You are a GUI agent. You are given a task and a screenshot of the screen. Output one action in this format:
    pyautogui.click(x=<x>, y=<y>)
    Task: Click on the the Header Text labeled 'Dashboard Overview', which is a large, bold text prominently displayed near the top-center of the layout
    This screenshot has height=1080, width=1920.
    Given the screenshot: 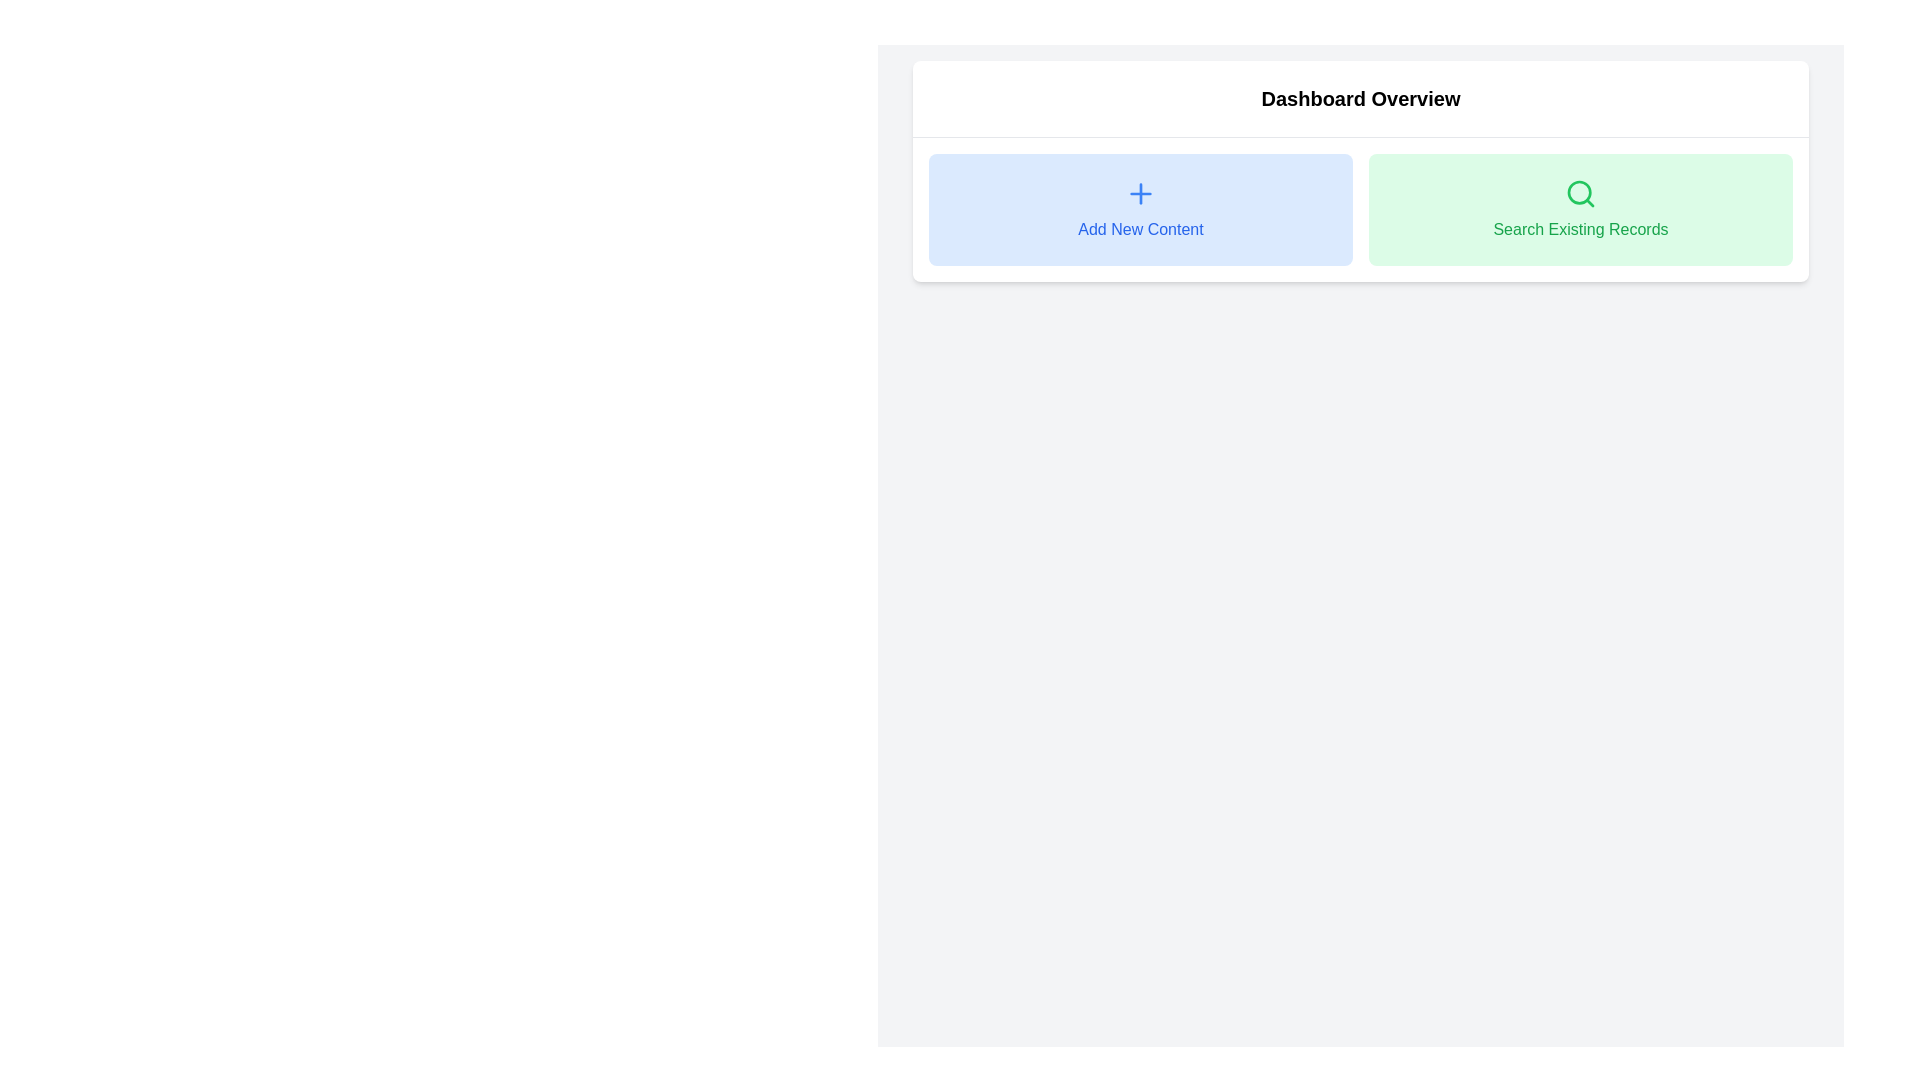 What is the action you would take?
    pyautogui.click(x=1360, y=99)
    